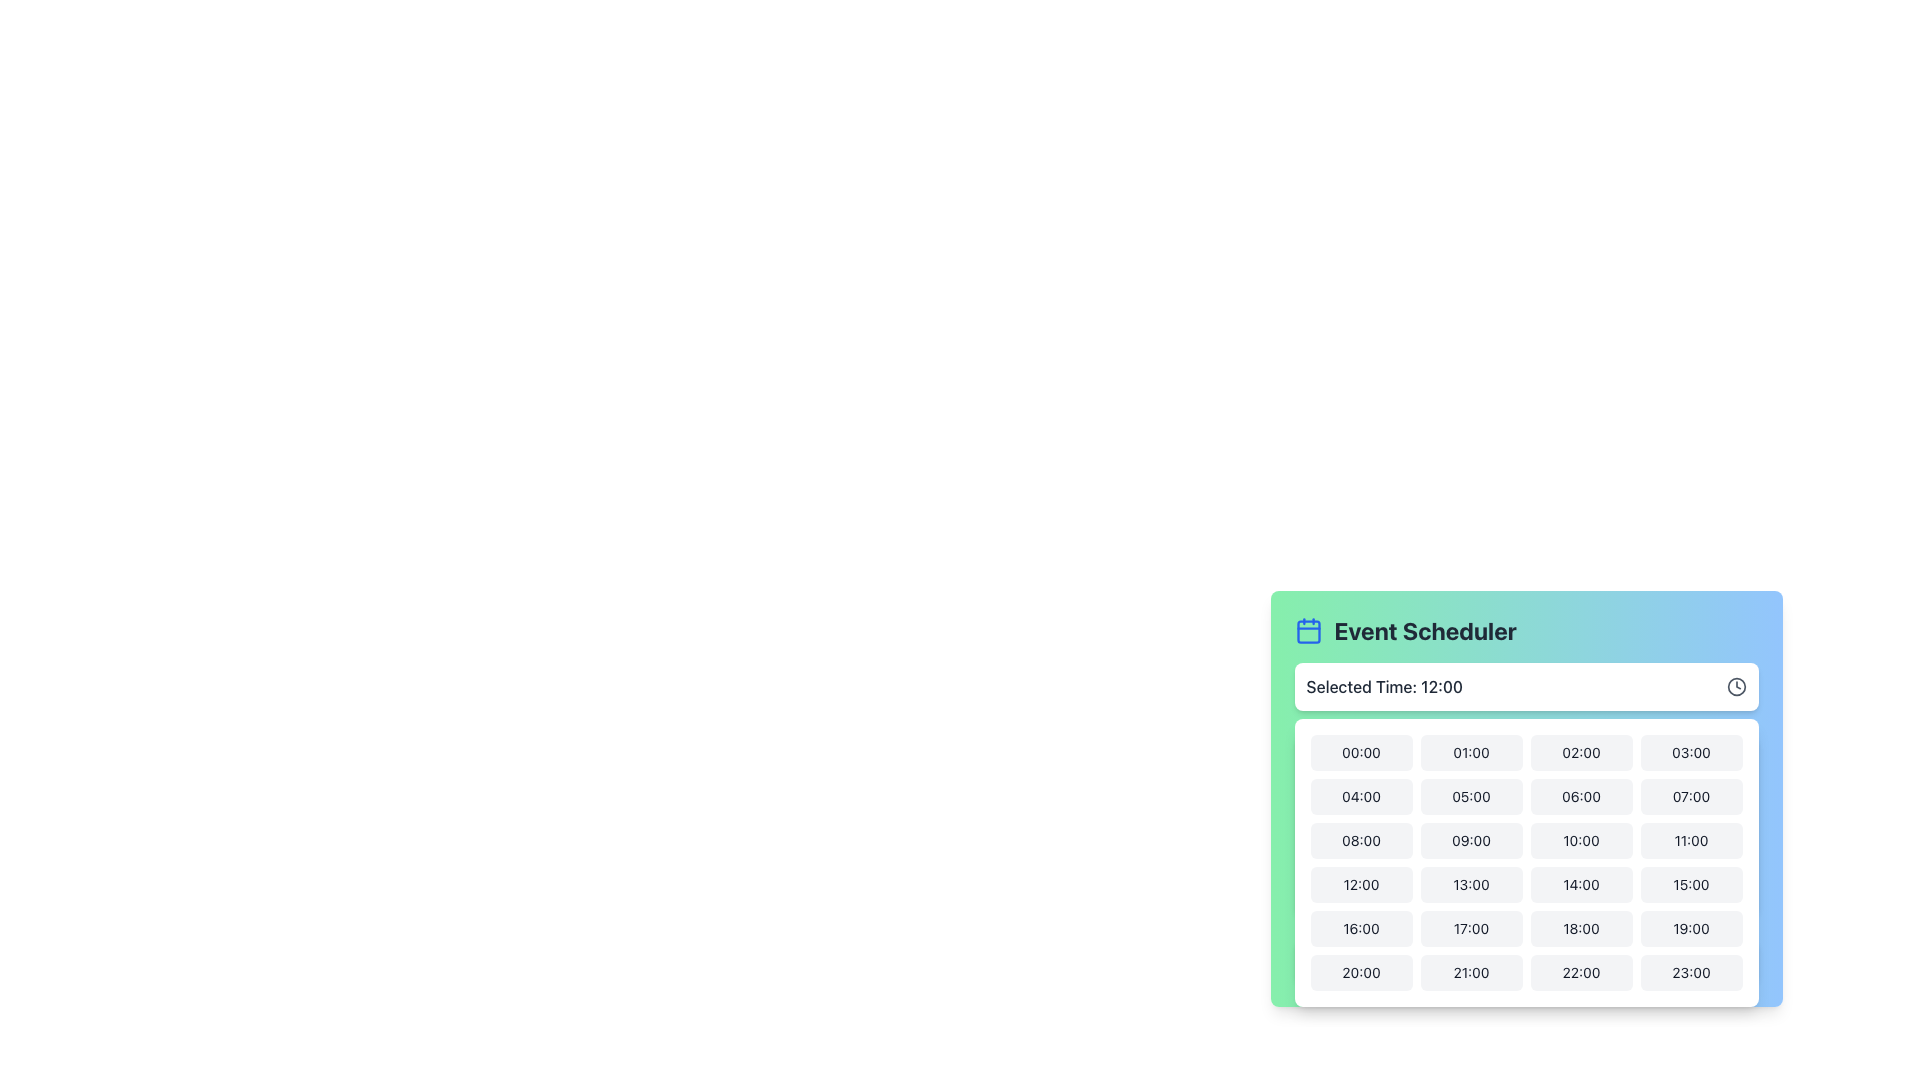 The height and width of the screenshot is (1080, 1920). What do you see at coordinates (1690, 840) in the screenshot?
I see `the '11:00' time slot button` at bounding box center [1690, 840].